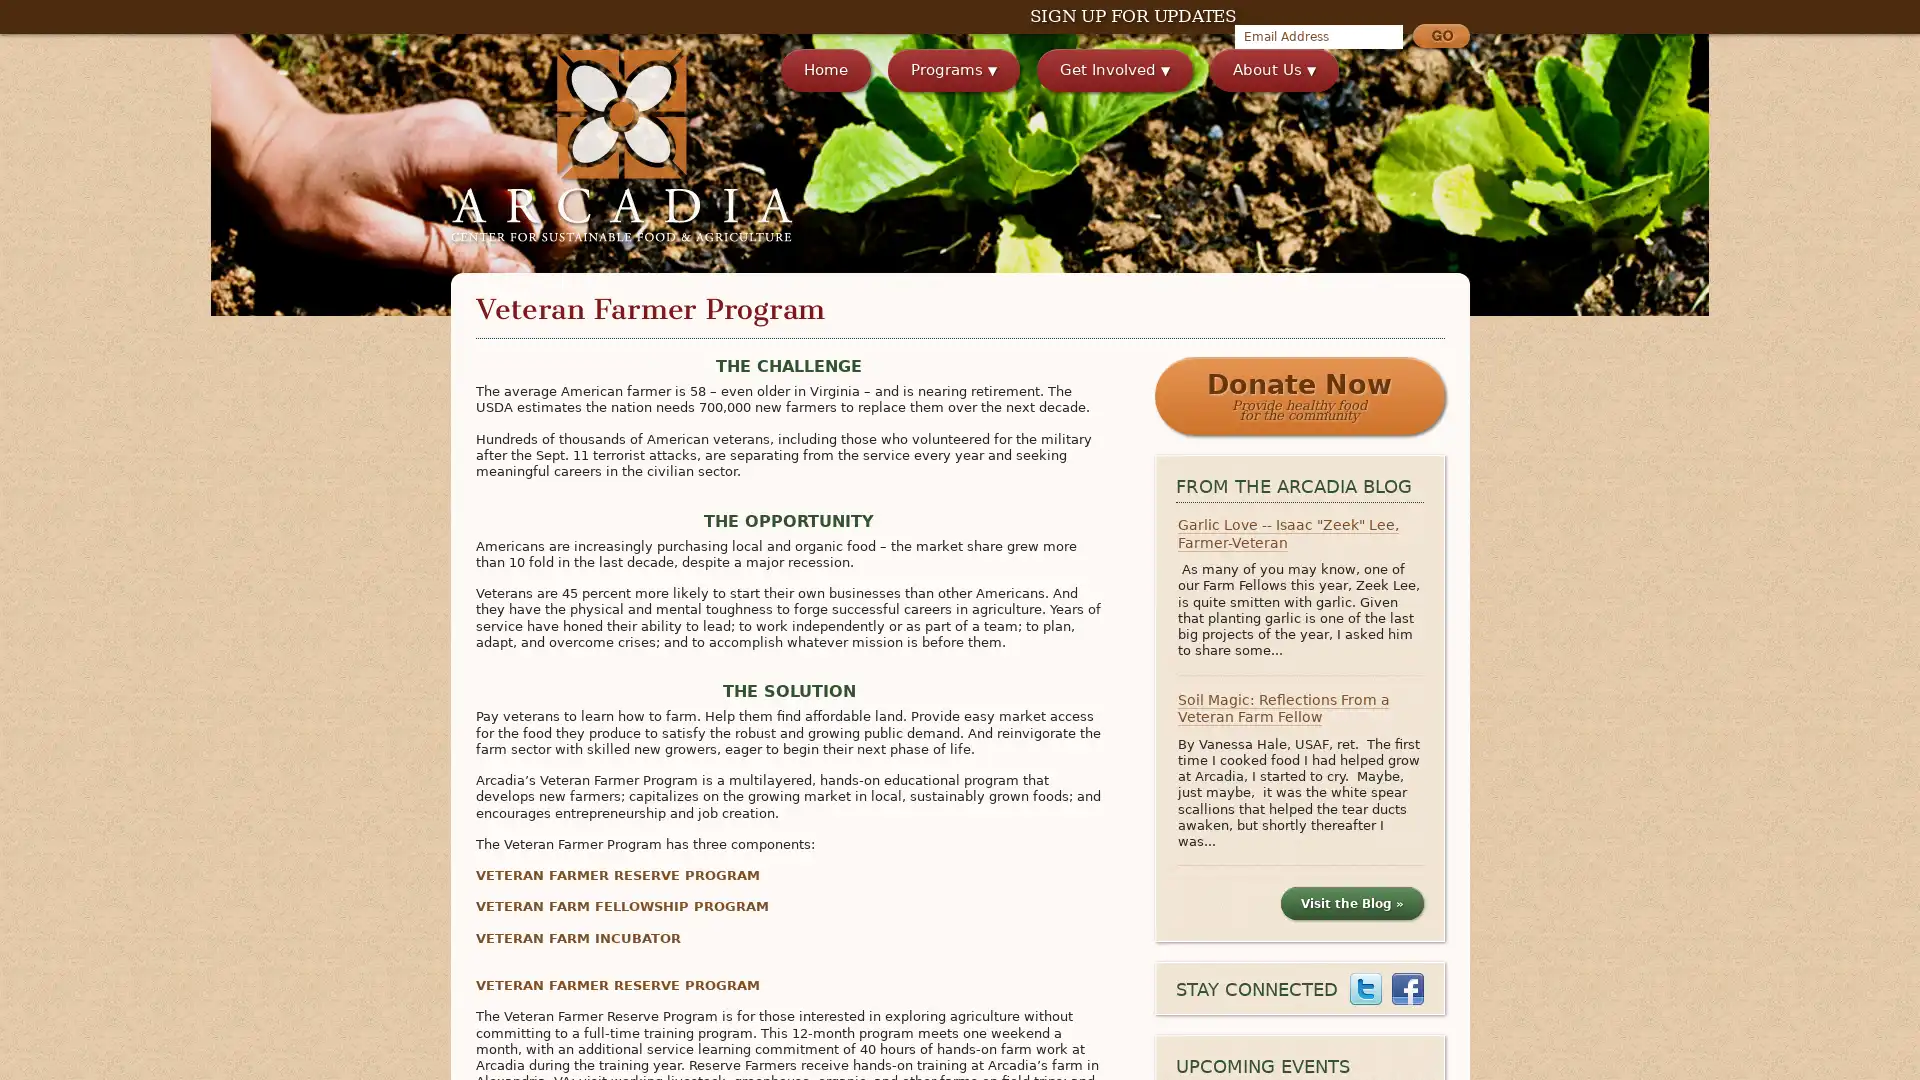  Describe the element at coordinates (1440, 38) in the screenshot. I see `Submit` at that location.